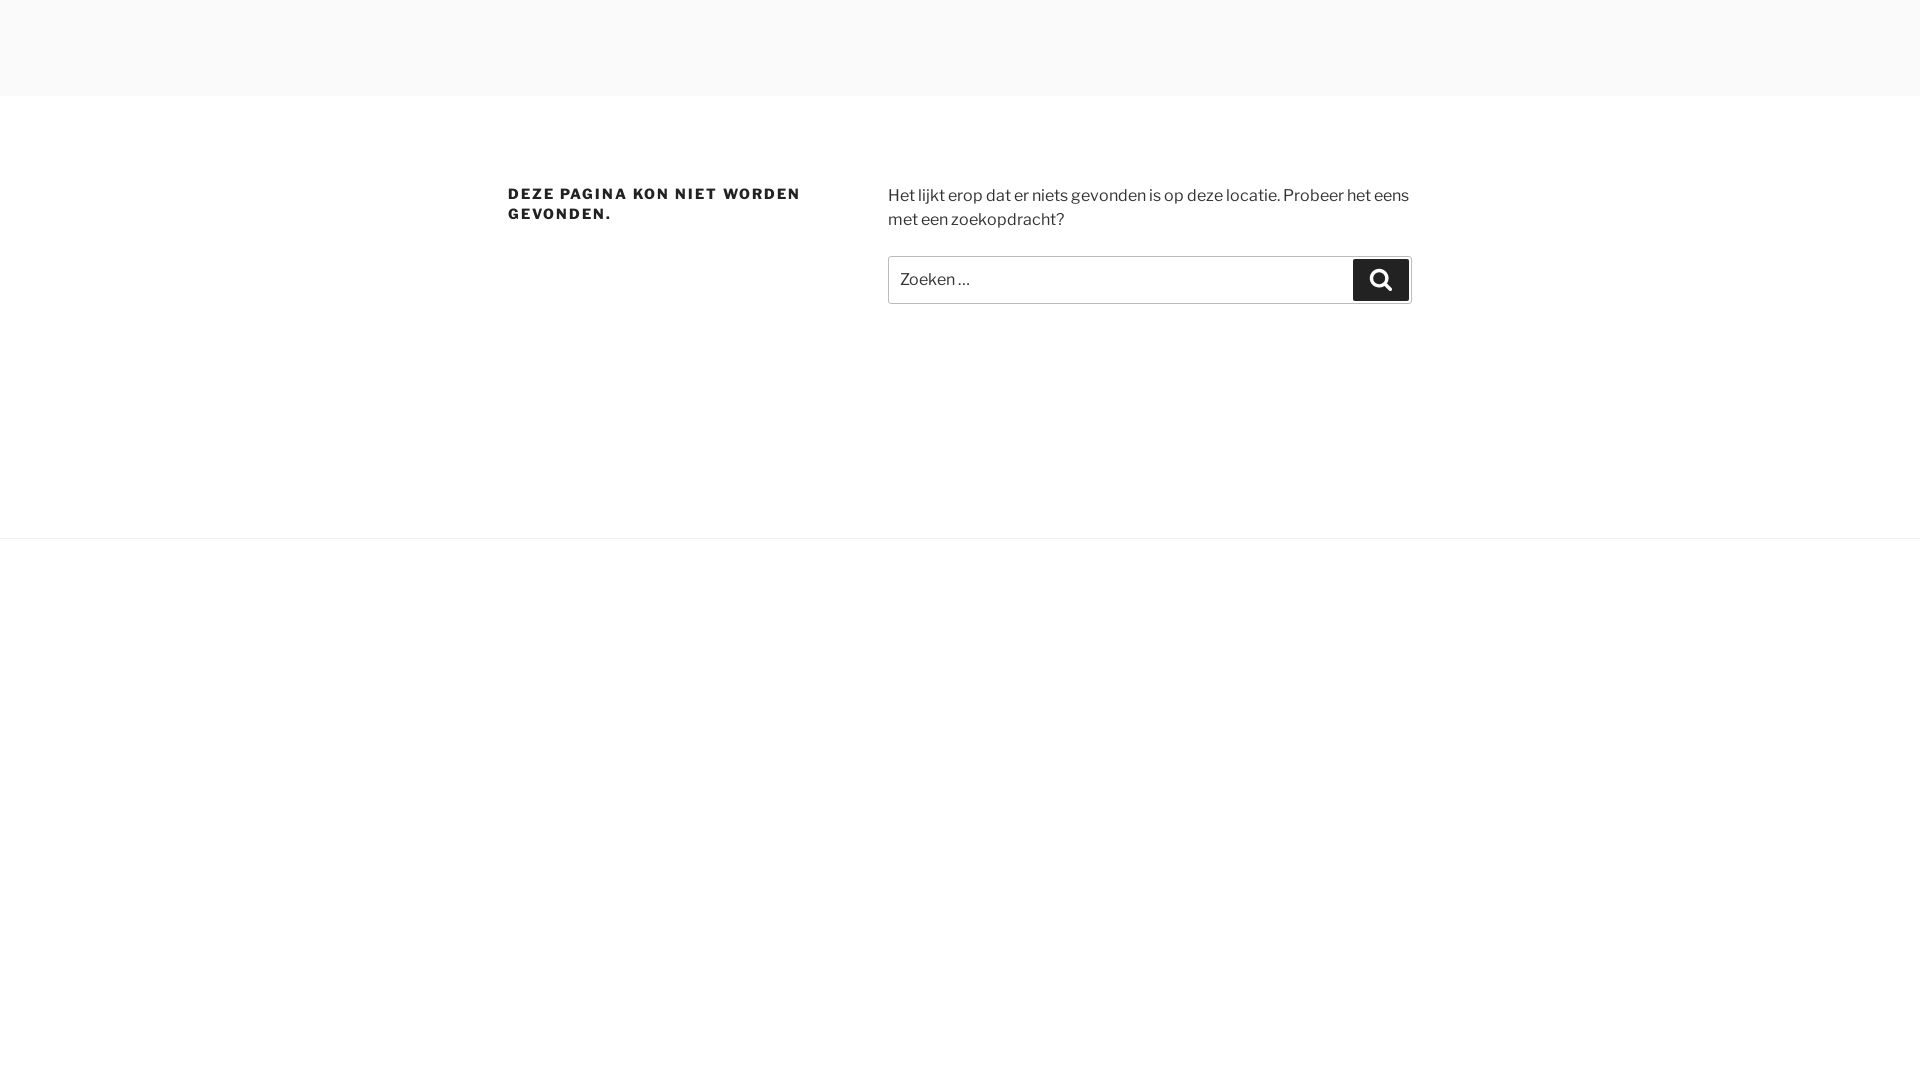  I want to click on 'Zoeken', so click(1380, 280).